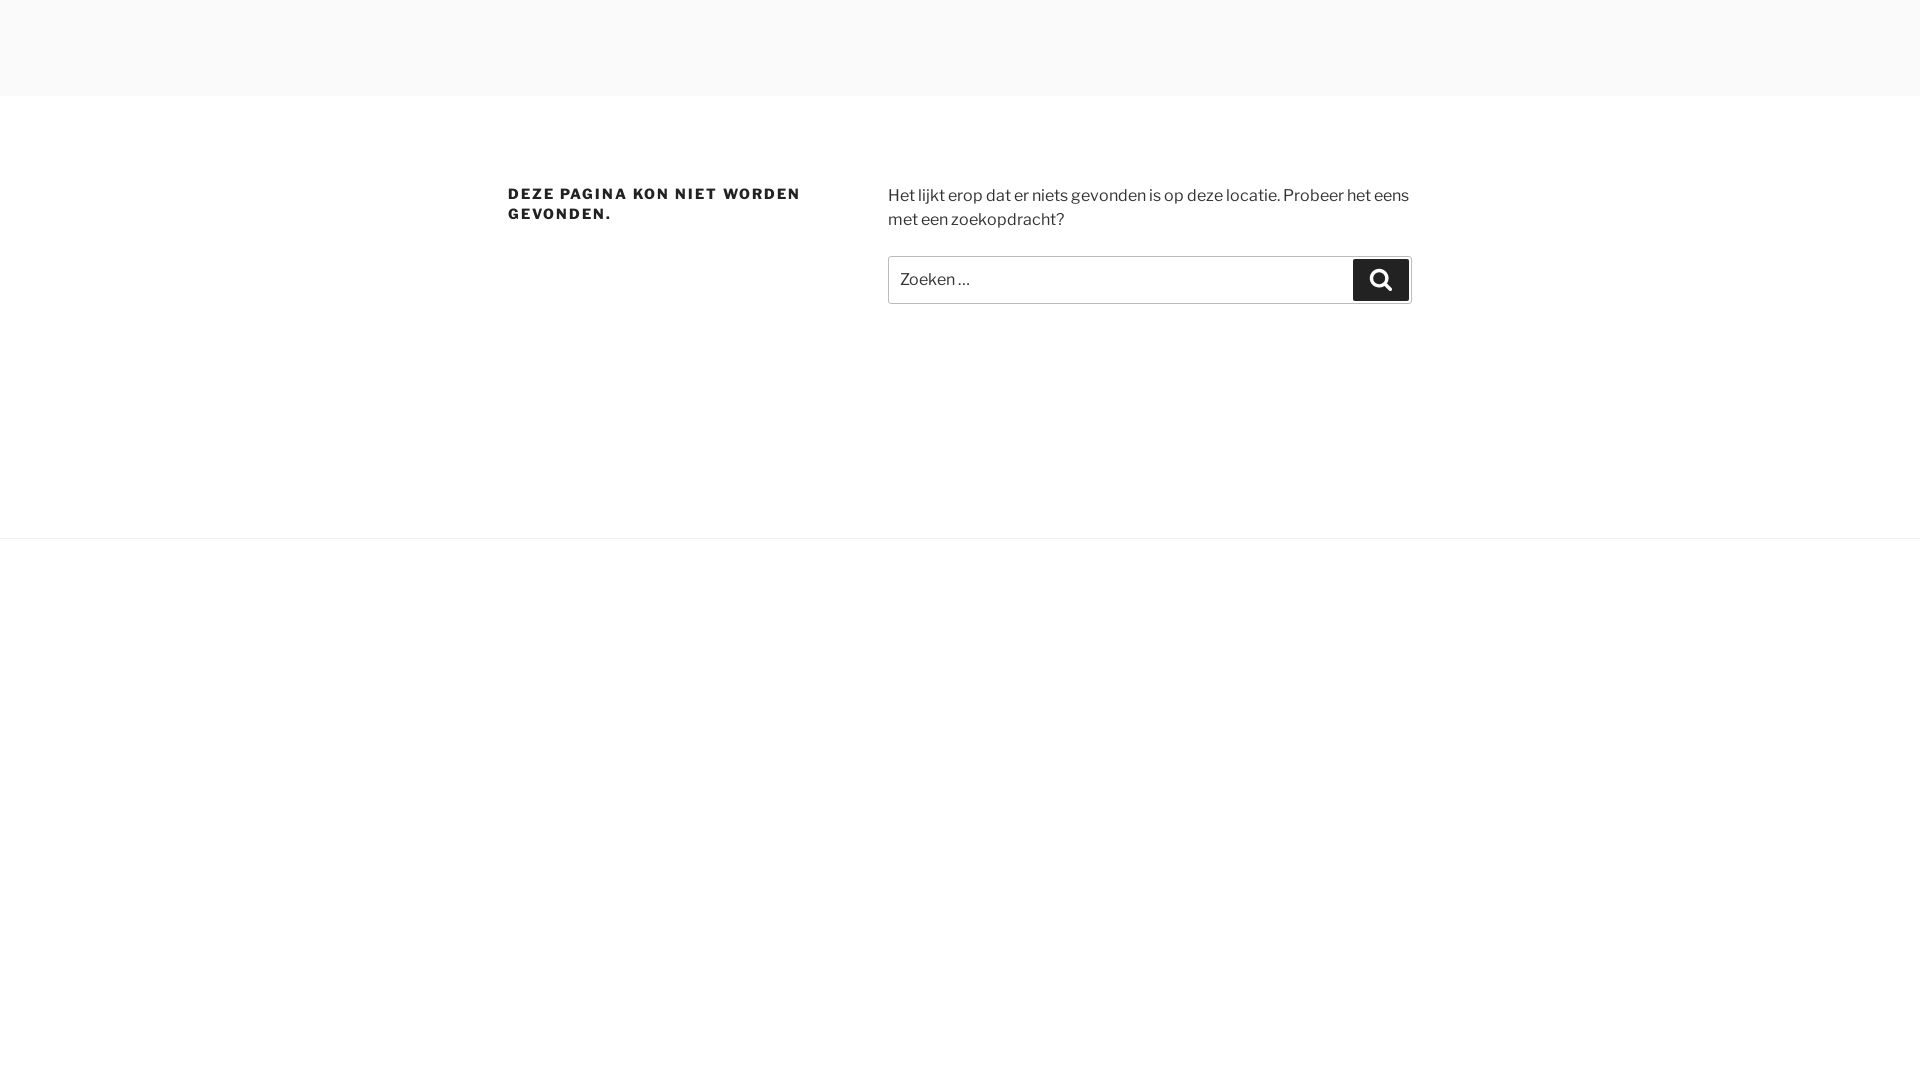  I want to click on 'Zoeken', so click(1380, 280).